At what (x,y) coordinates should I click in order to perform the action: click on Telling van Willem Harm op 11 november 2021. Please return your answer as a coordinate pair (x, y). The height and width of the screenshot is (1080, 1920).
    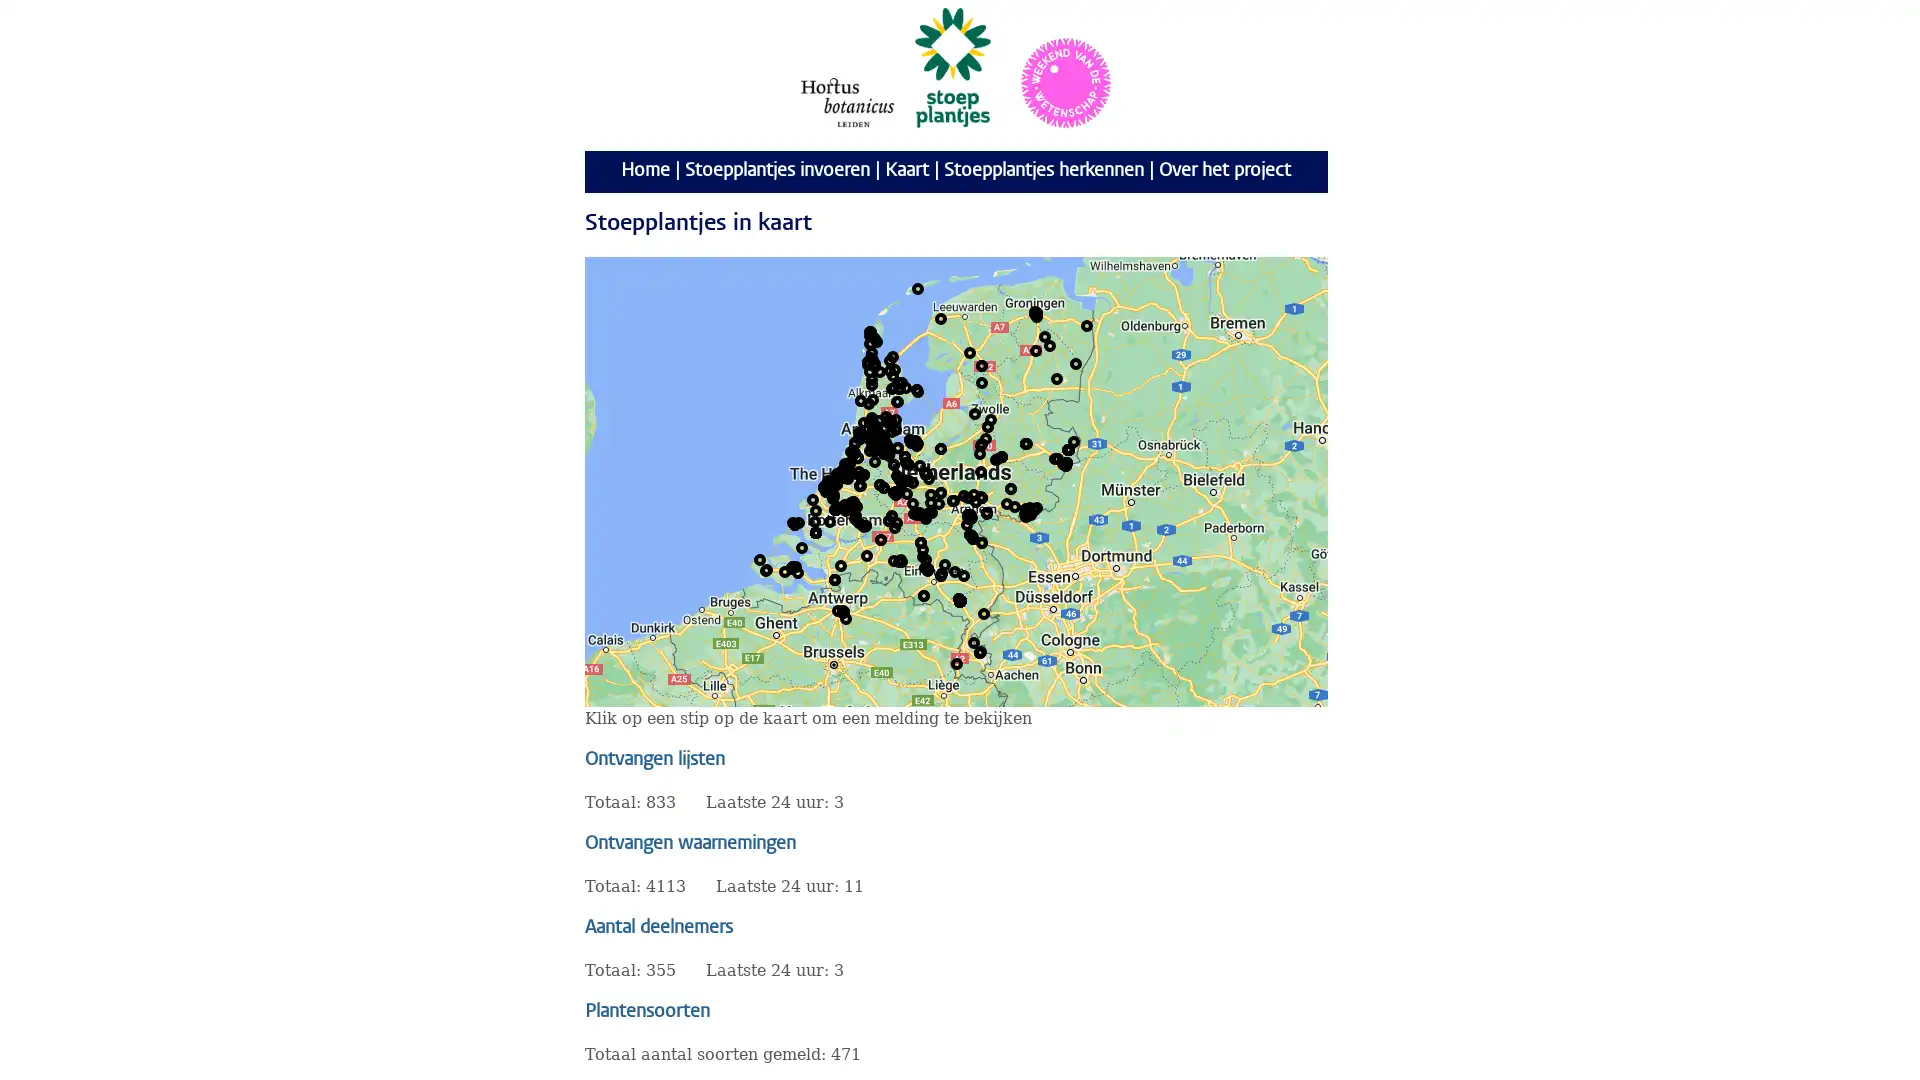
    Looking at the image, I should click on (854, 504).